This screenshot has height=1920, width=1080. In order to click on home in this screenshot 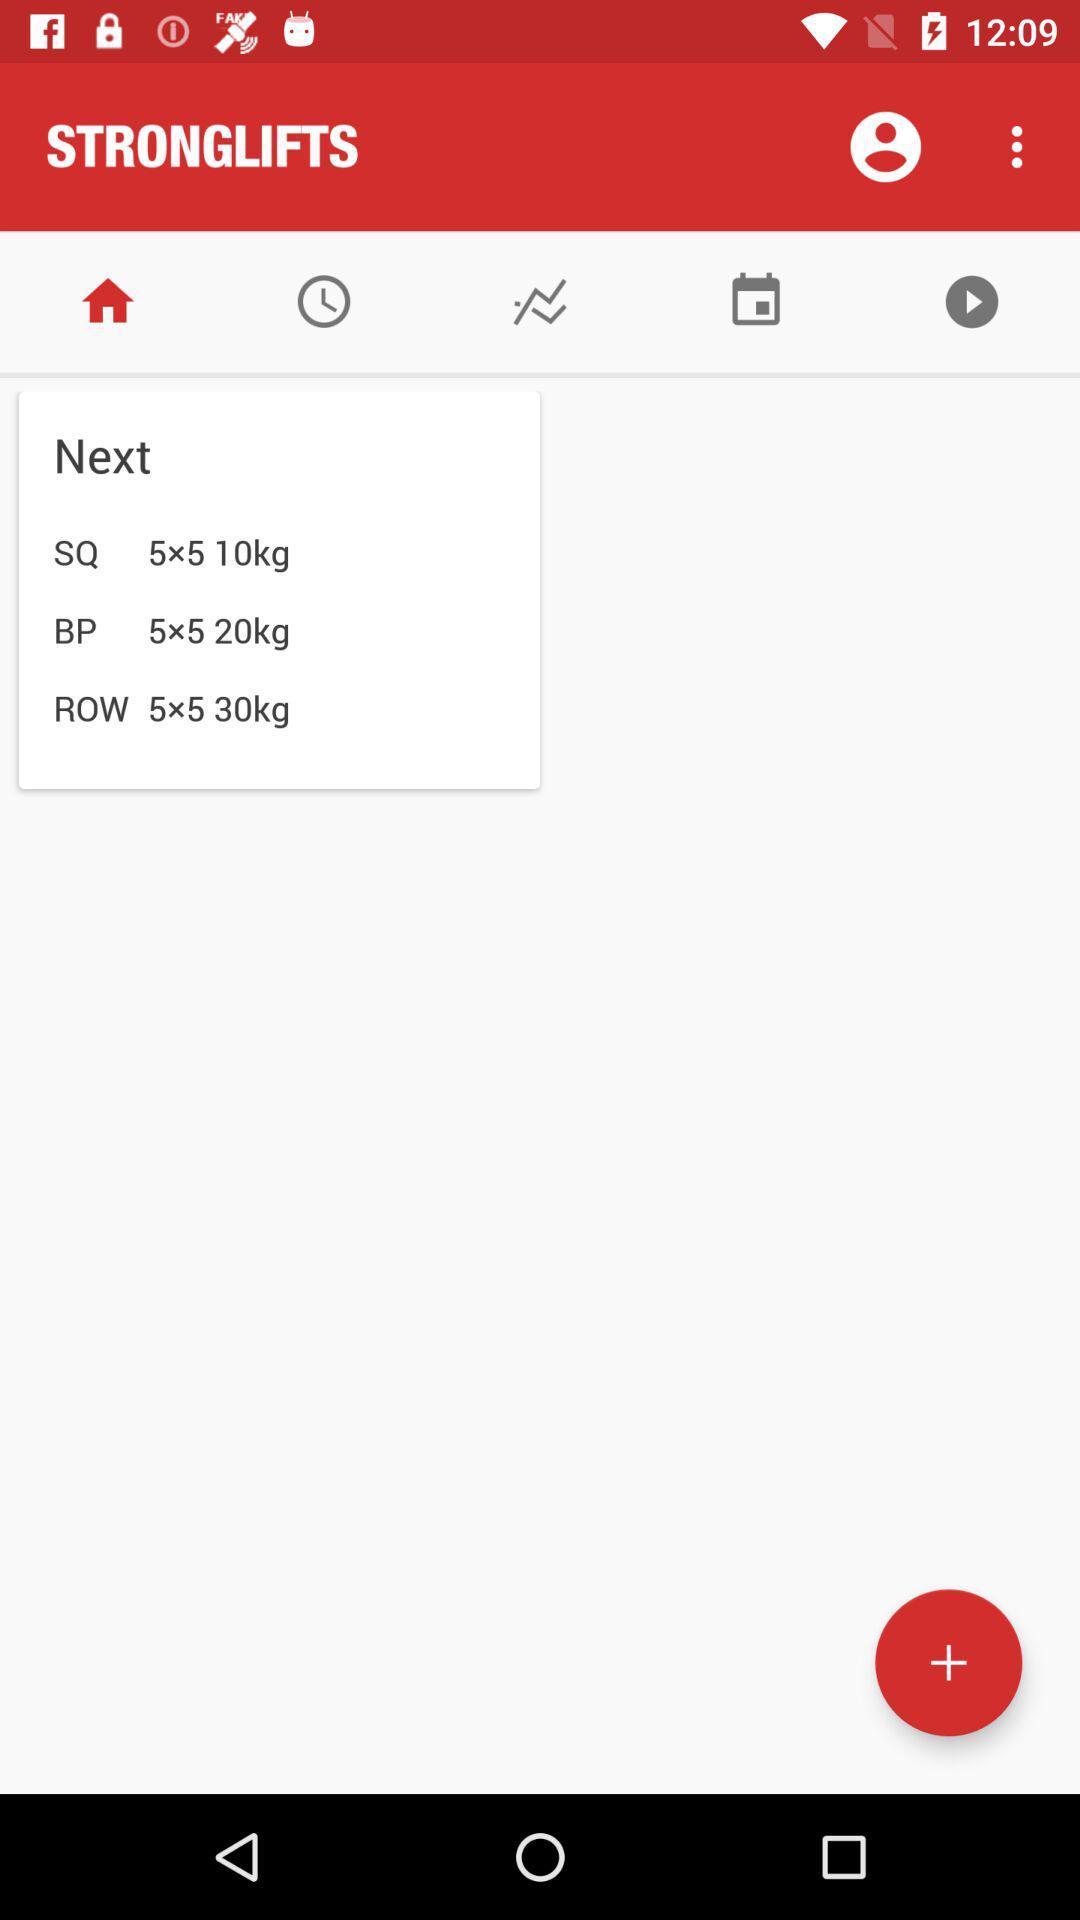, I will do `click(108, 300)`.